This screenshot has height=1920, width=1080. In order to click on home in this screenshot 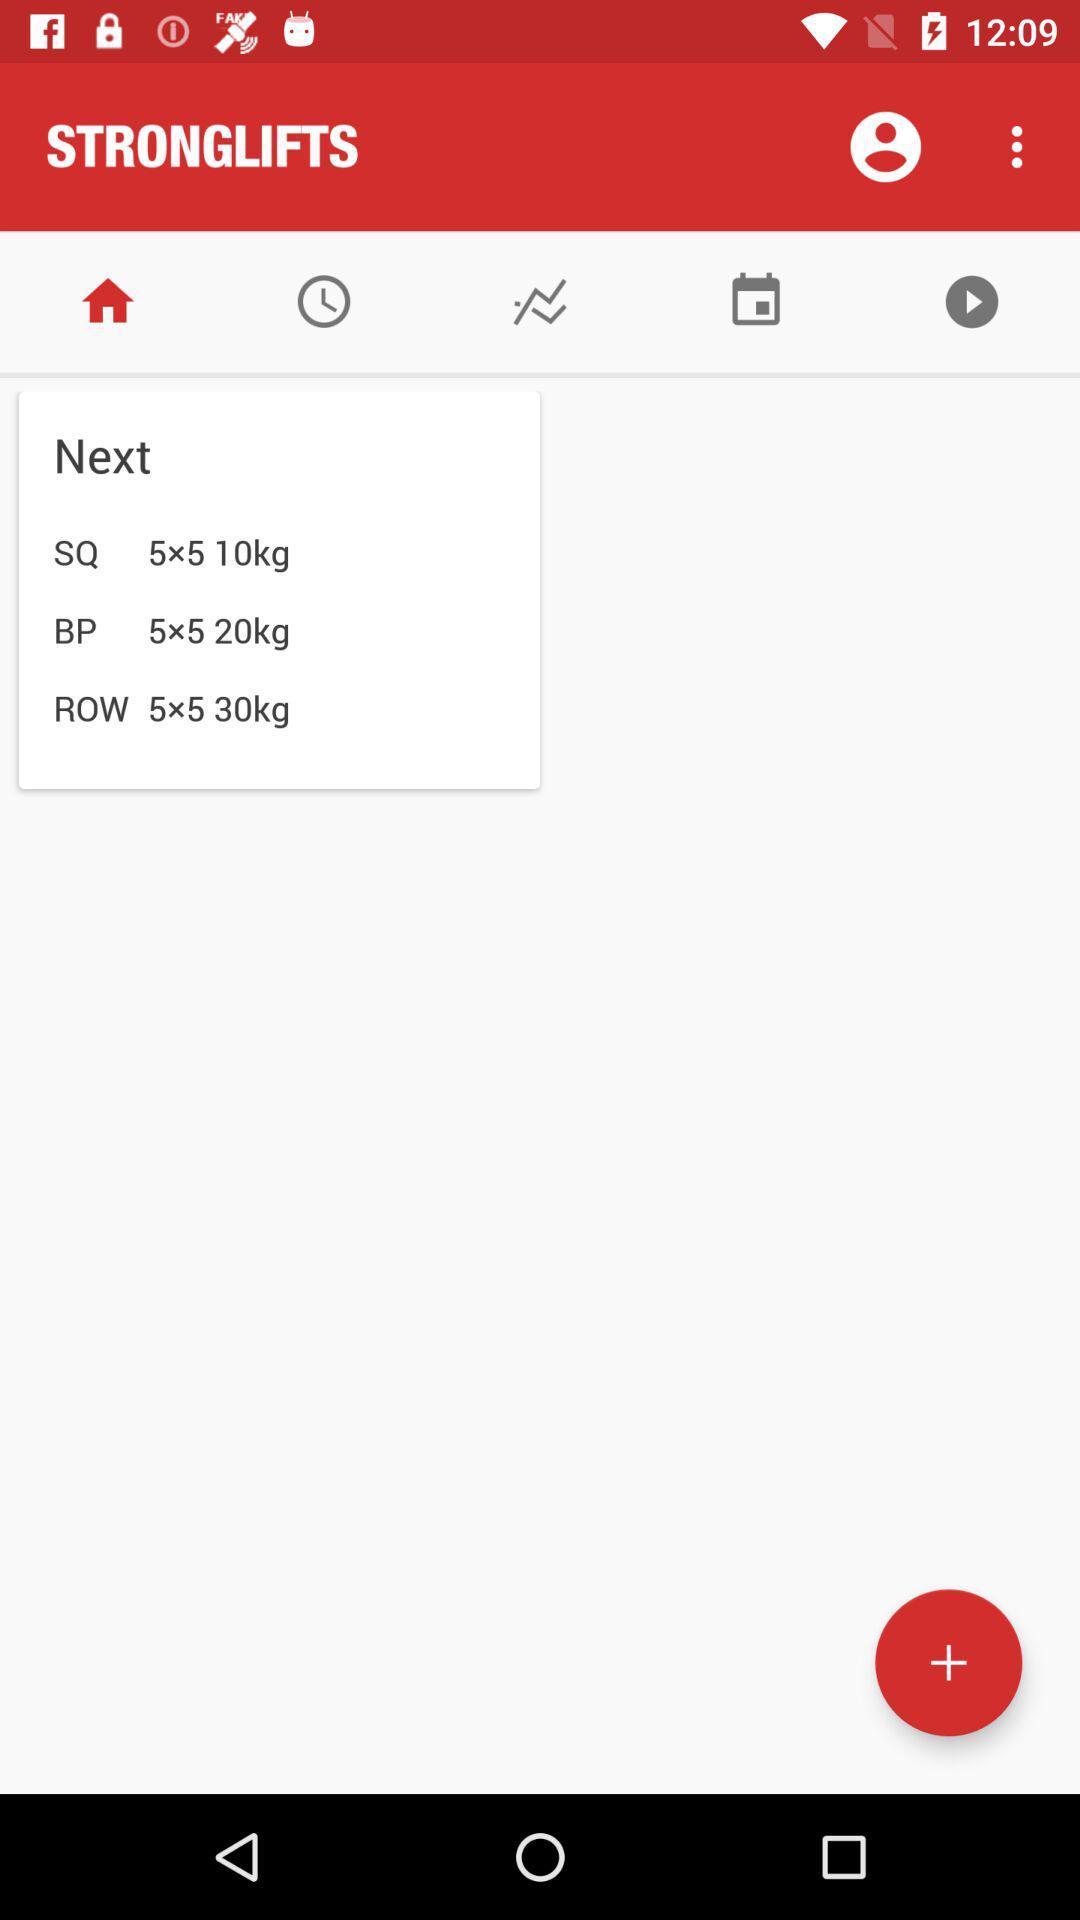, I will do `click(108, 300)`.